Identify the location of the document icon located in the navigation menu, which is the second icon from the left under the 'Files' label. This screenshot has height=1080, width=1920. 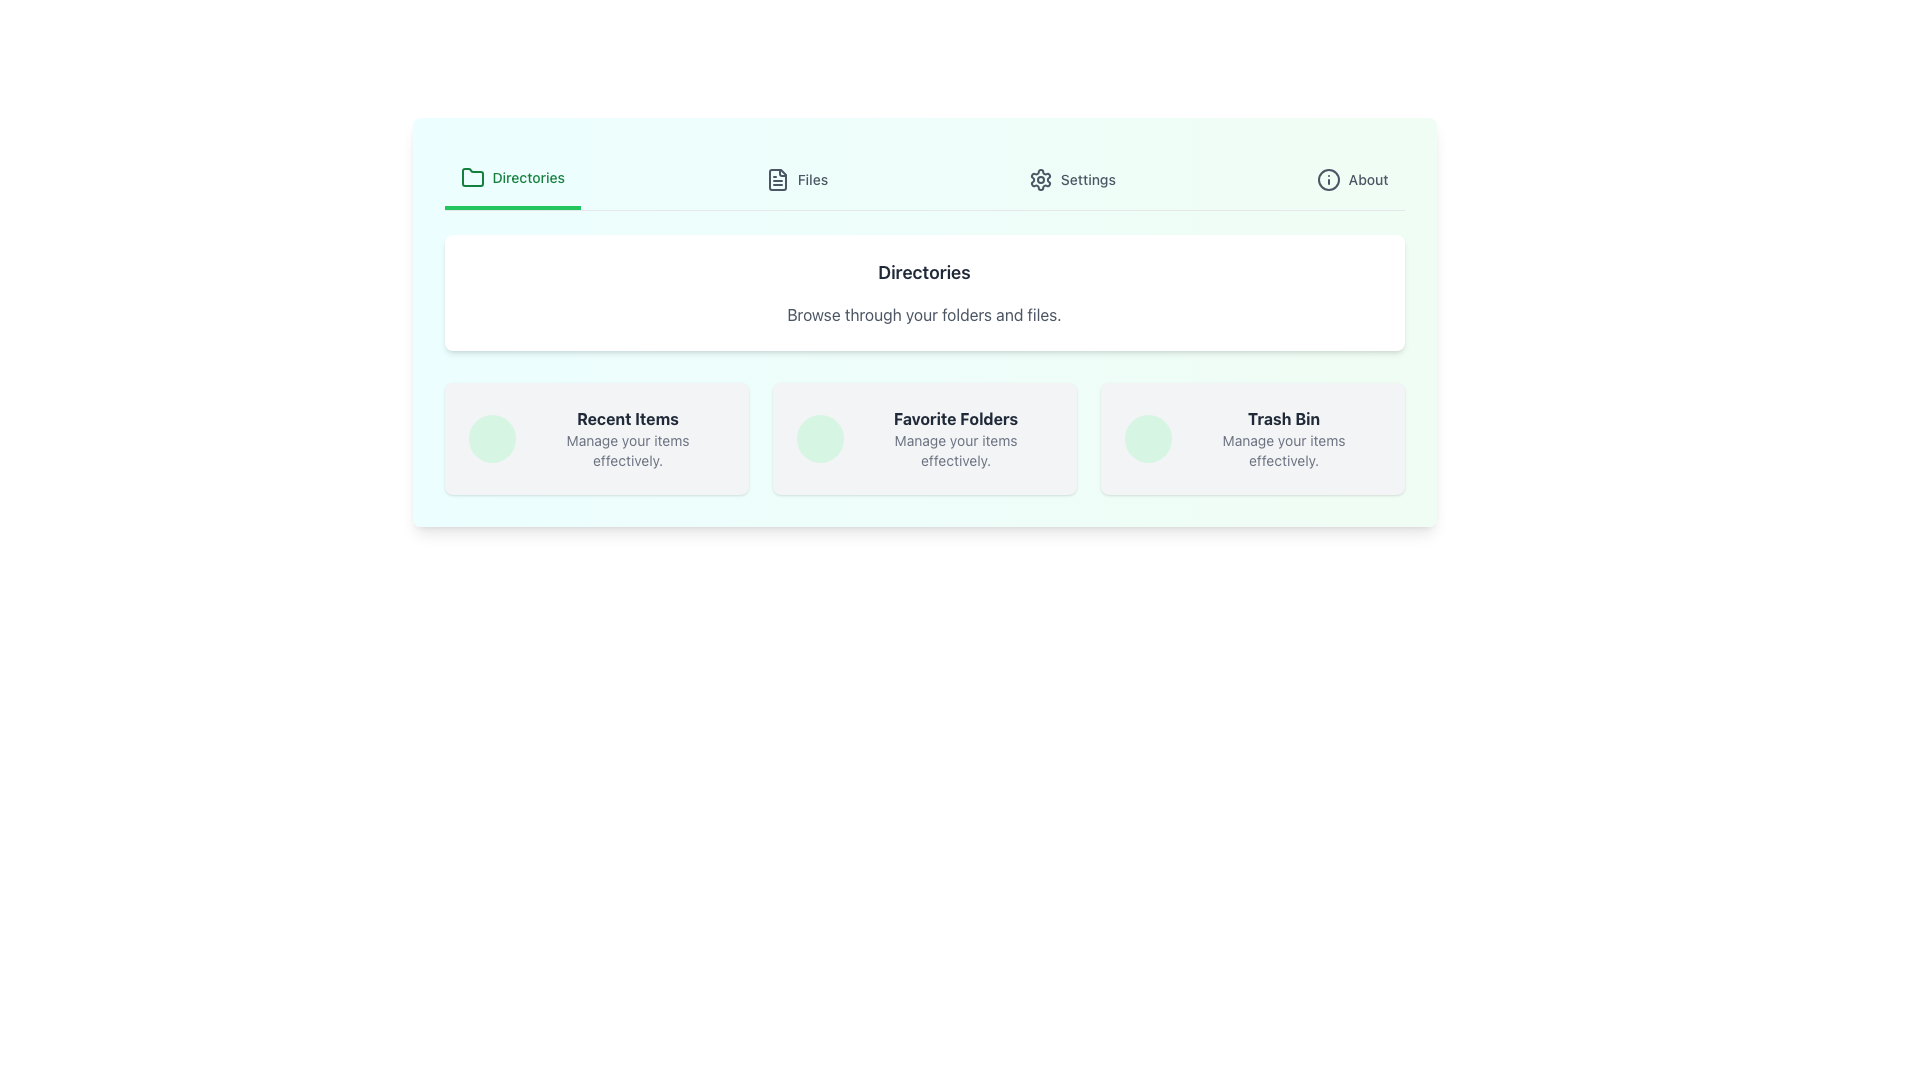
(776, 180).